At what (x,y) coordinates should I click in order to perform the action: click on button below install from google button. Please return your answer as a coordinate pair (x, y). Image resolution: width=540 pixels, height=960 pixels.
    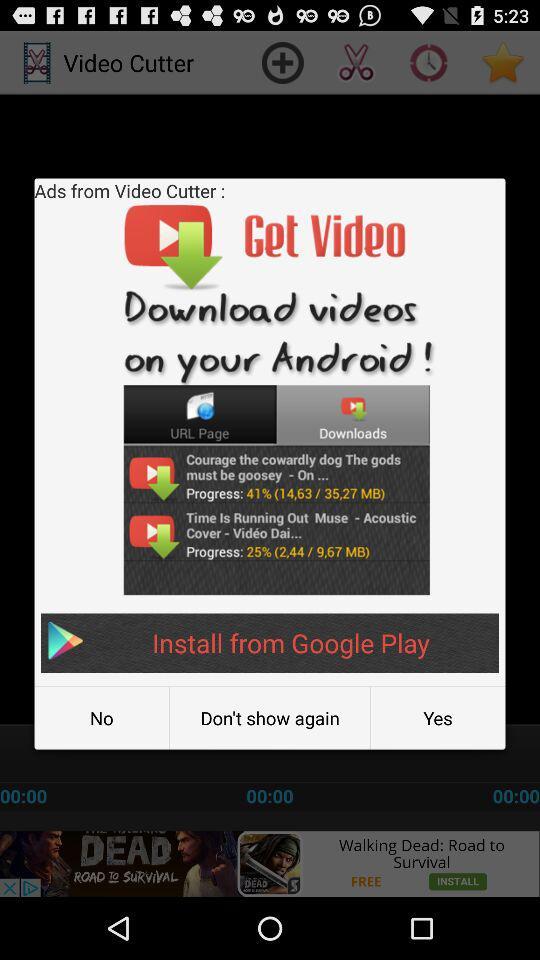
    Looking at the image, I should click on (100, 718).